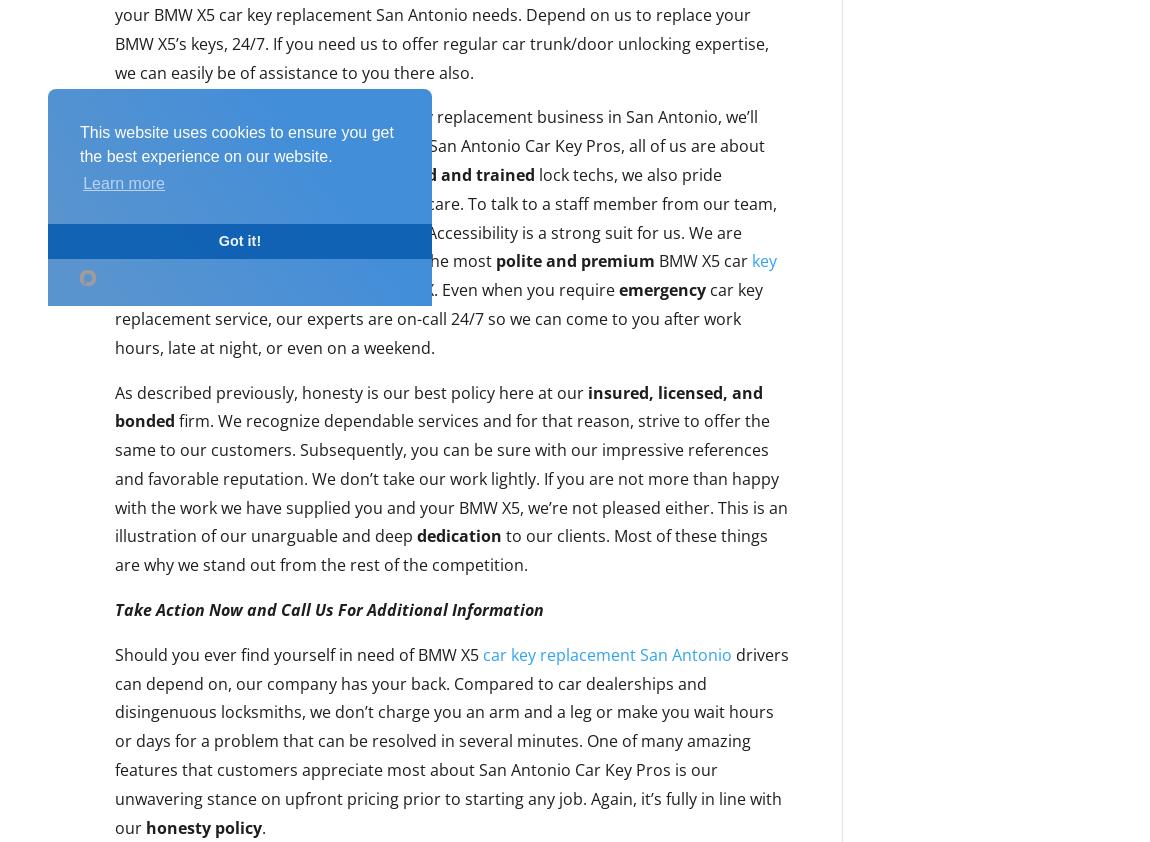 The width and height of the screenshot is (1150, 842). I want to click on 'emergency', so click(661, 289).